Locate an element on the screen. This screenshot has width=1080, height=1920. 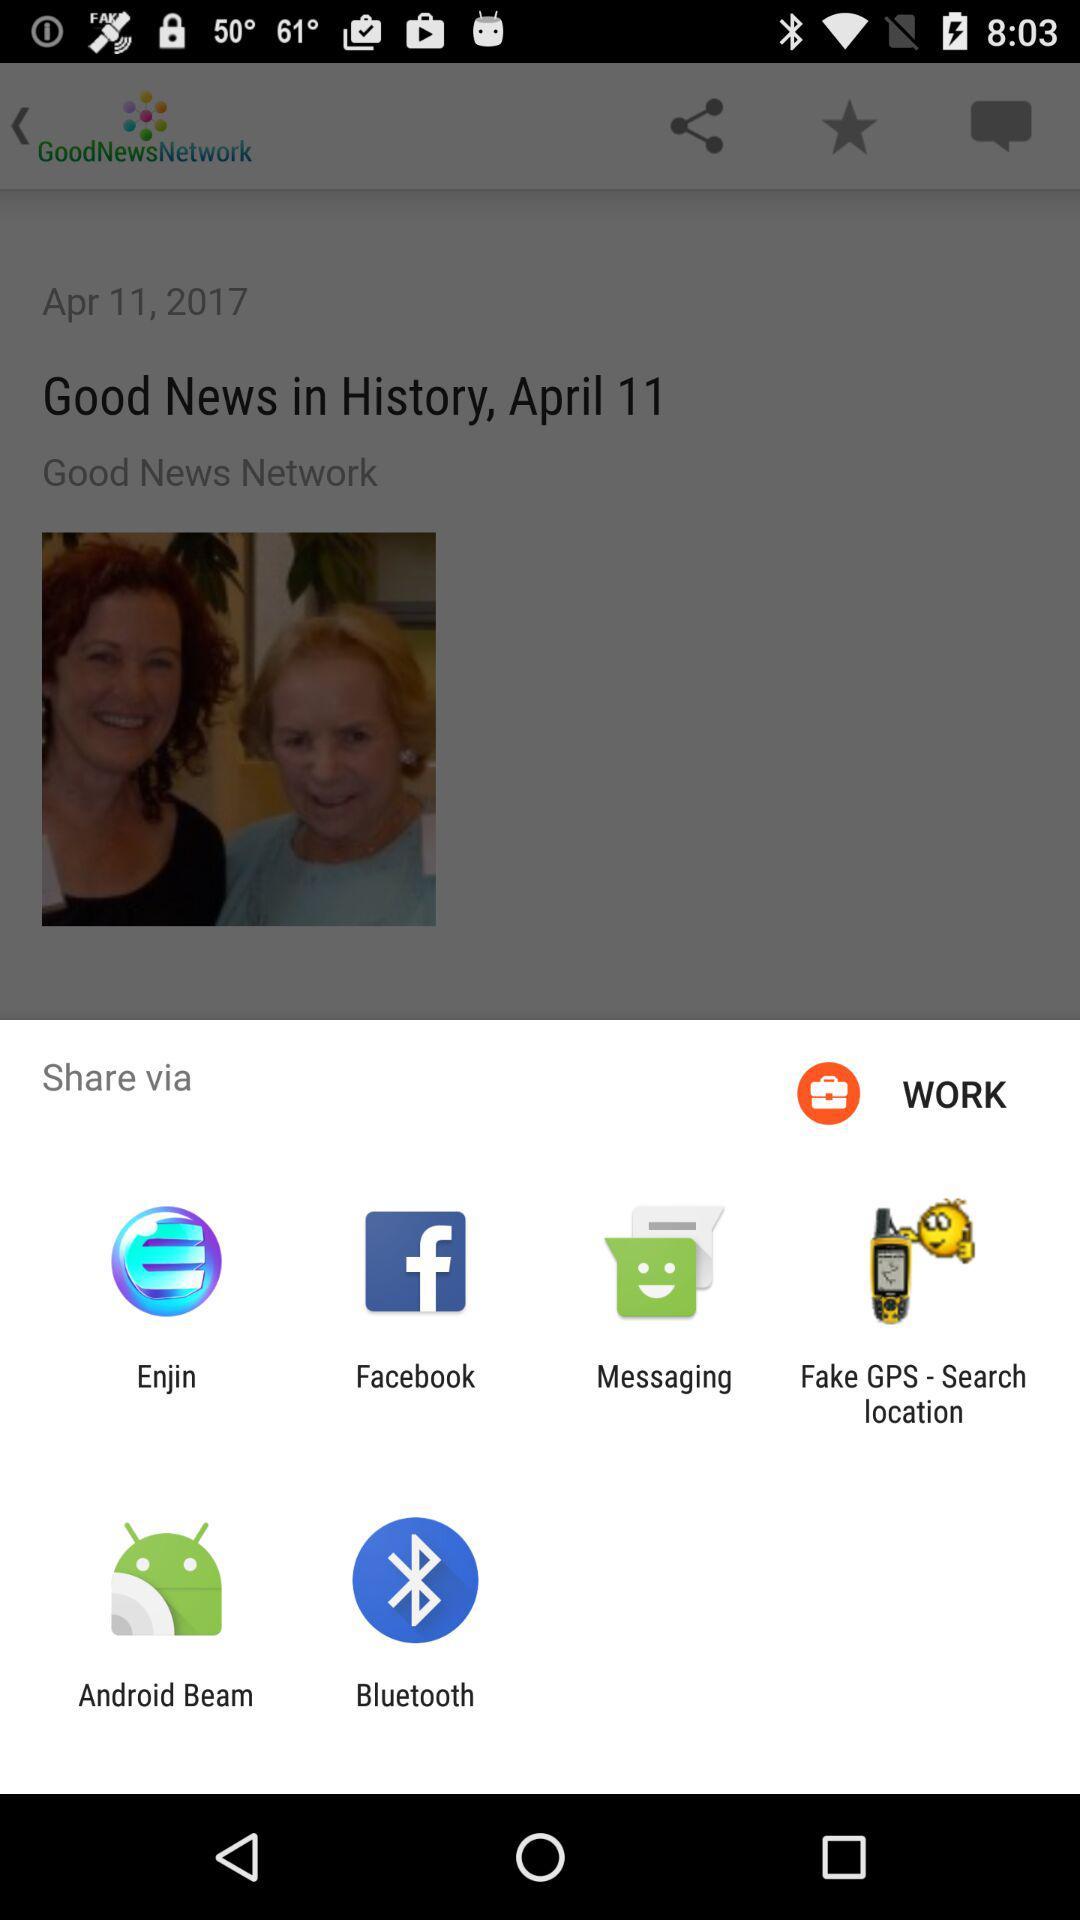
the app to the left of messaging item is located at coordinates (414, 1392).